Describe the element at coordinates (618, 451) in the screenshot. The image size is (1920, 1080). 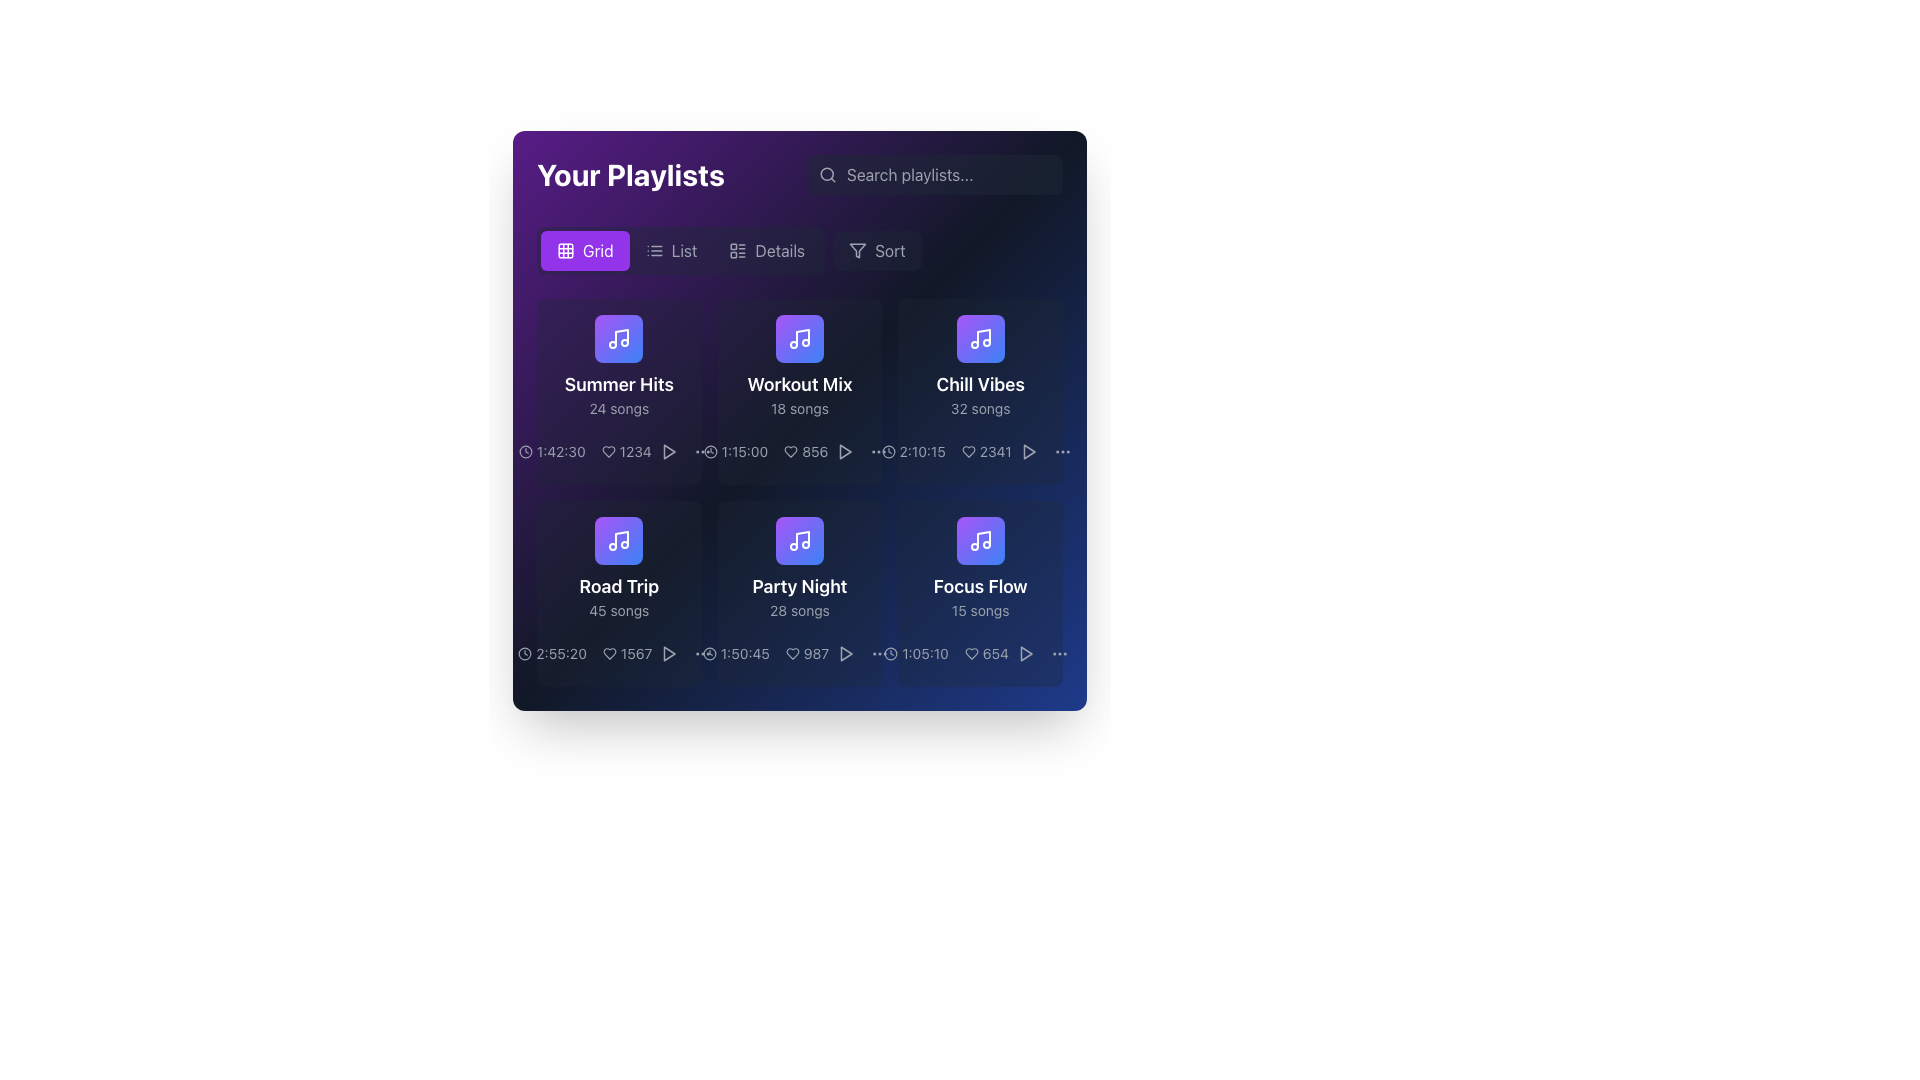
I see `the likes icon or text area within the 'Summer Hits' playlist card, which indicates the popularity of the playlist` at that location.